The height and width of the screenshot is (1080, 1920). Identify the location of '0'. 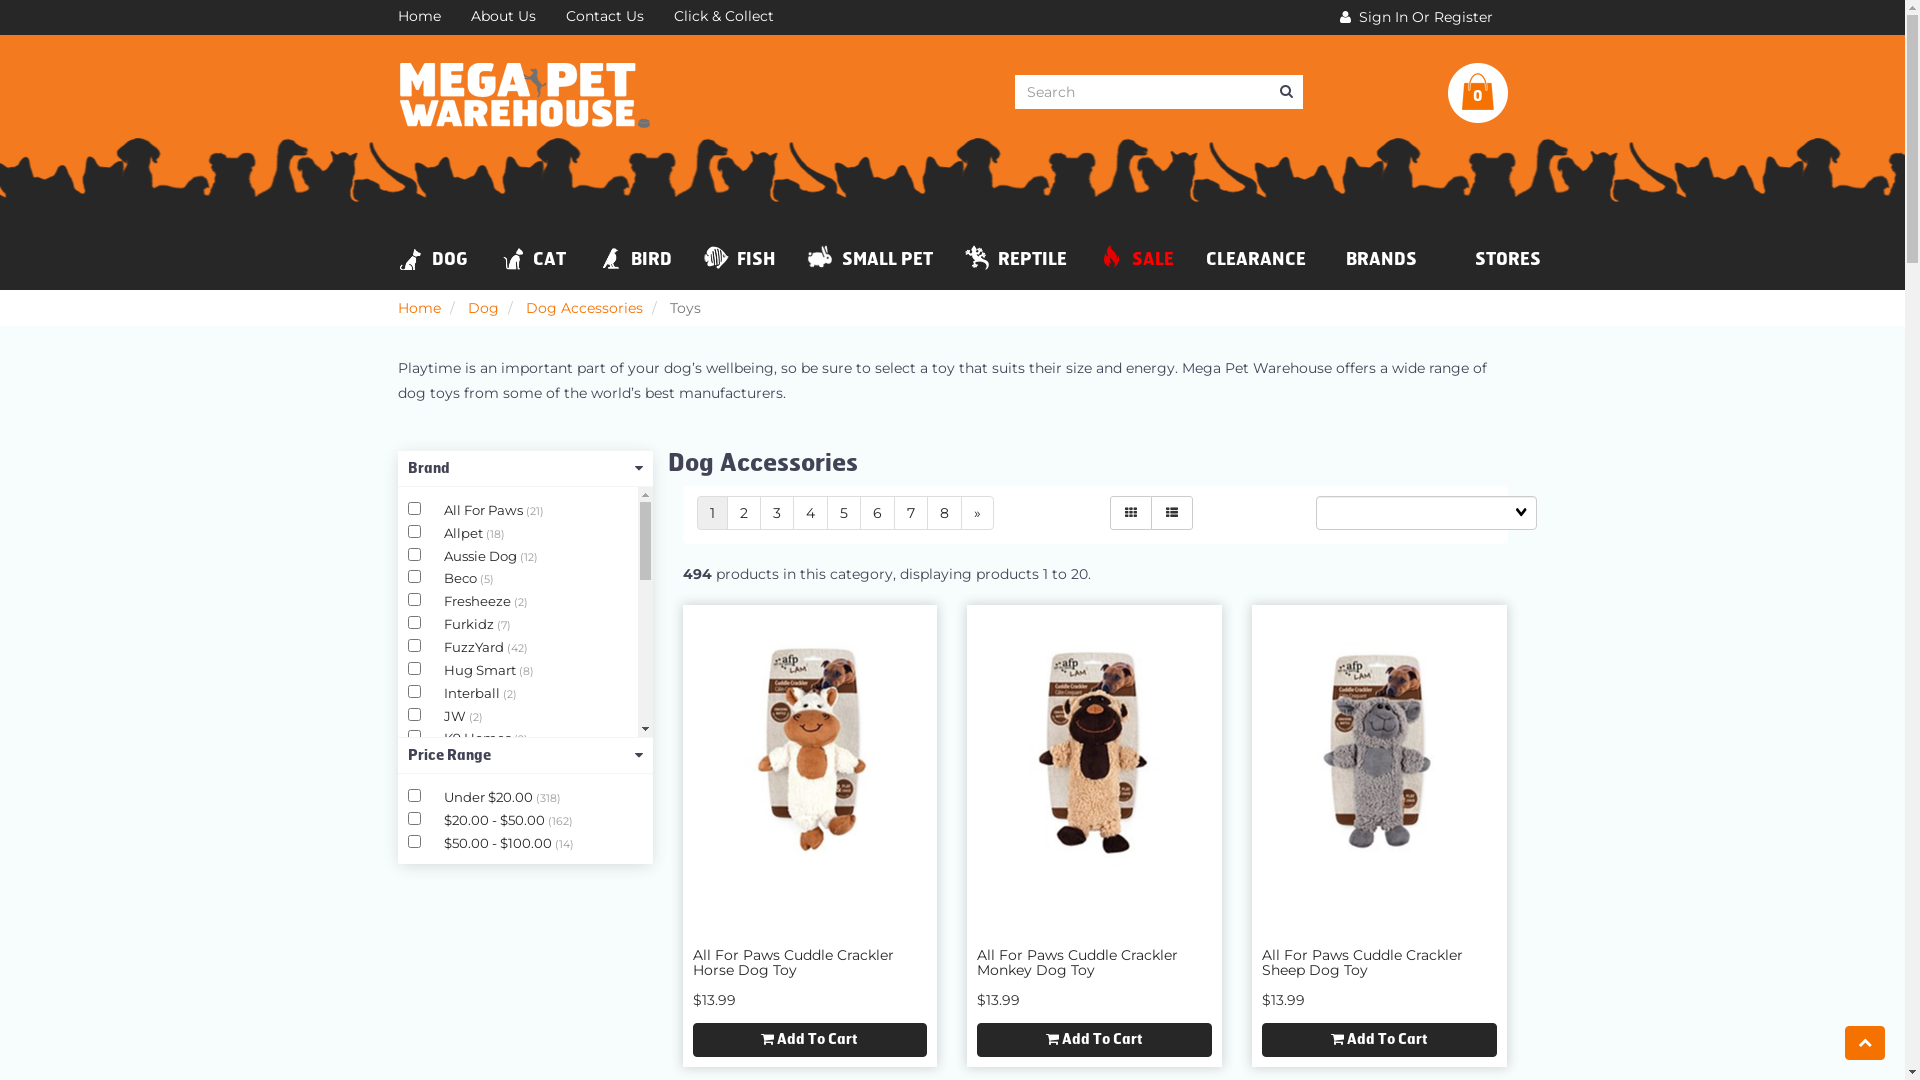
(1448, 92).